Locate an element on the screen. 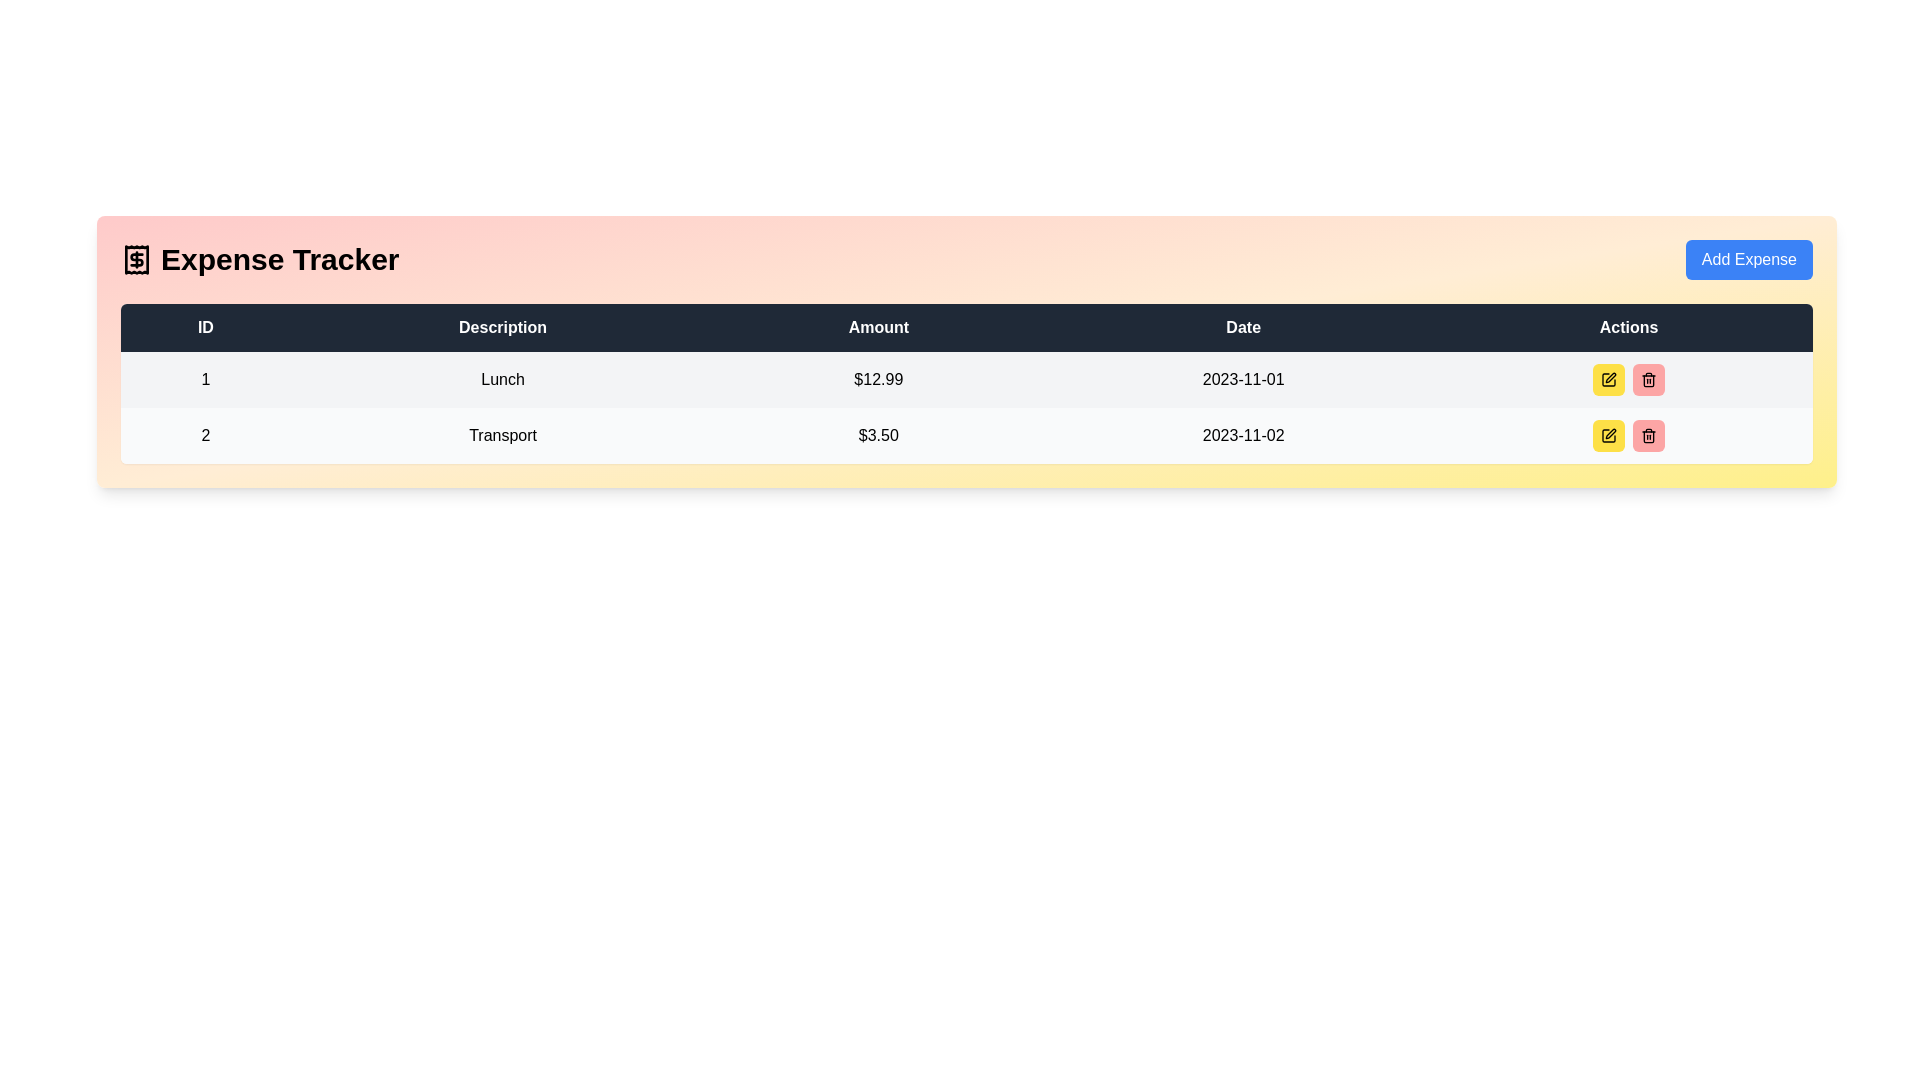  the yellow button with rounded corners and a pen icon in the 'Actions' column of the first row of the data table is located at coordinates (1608, 380).